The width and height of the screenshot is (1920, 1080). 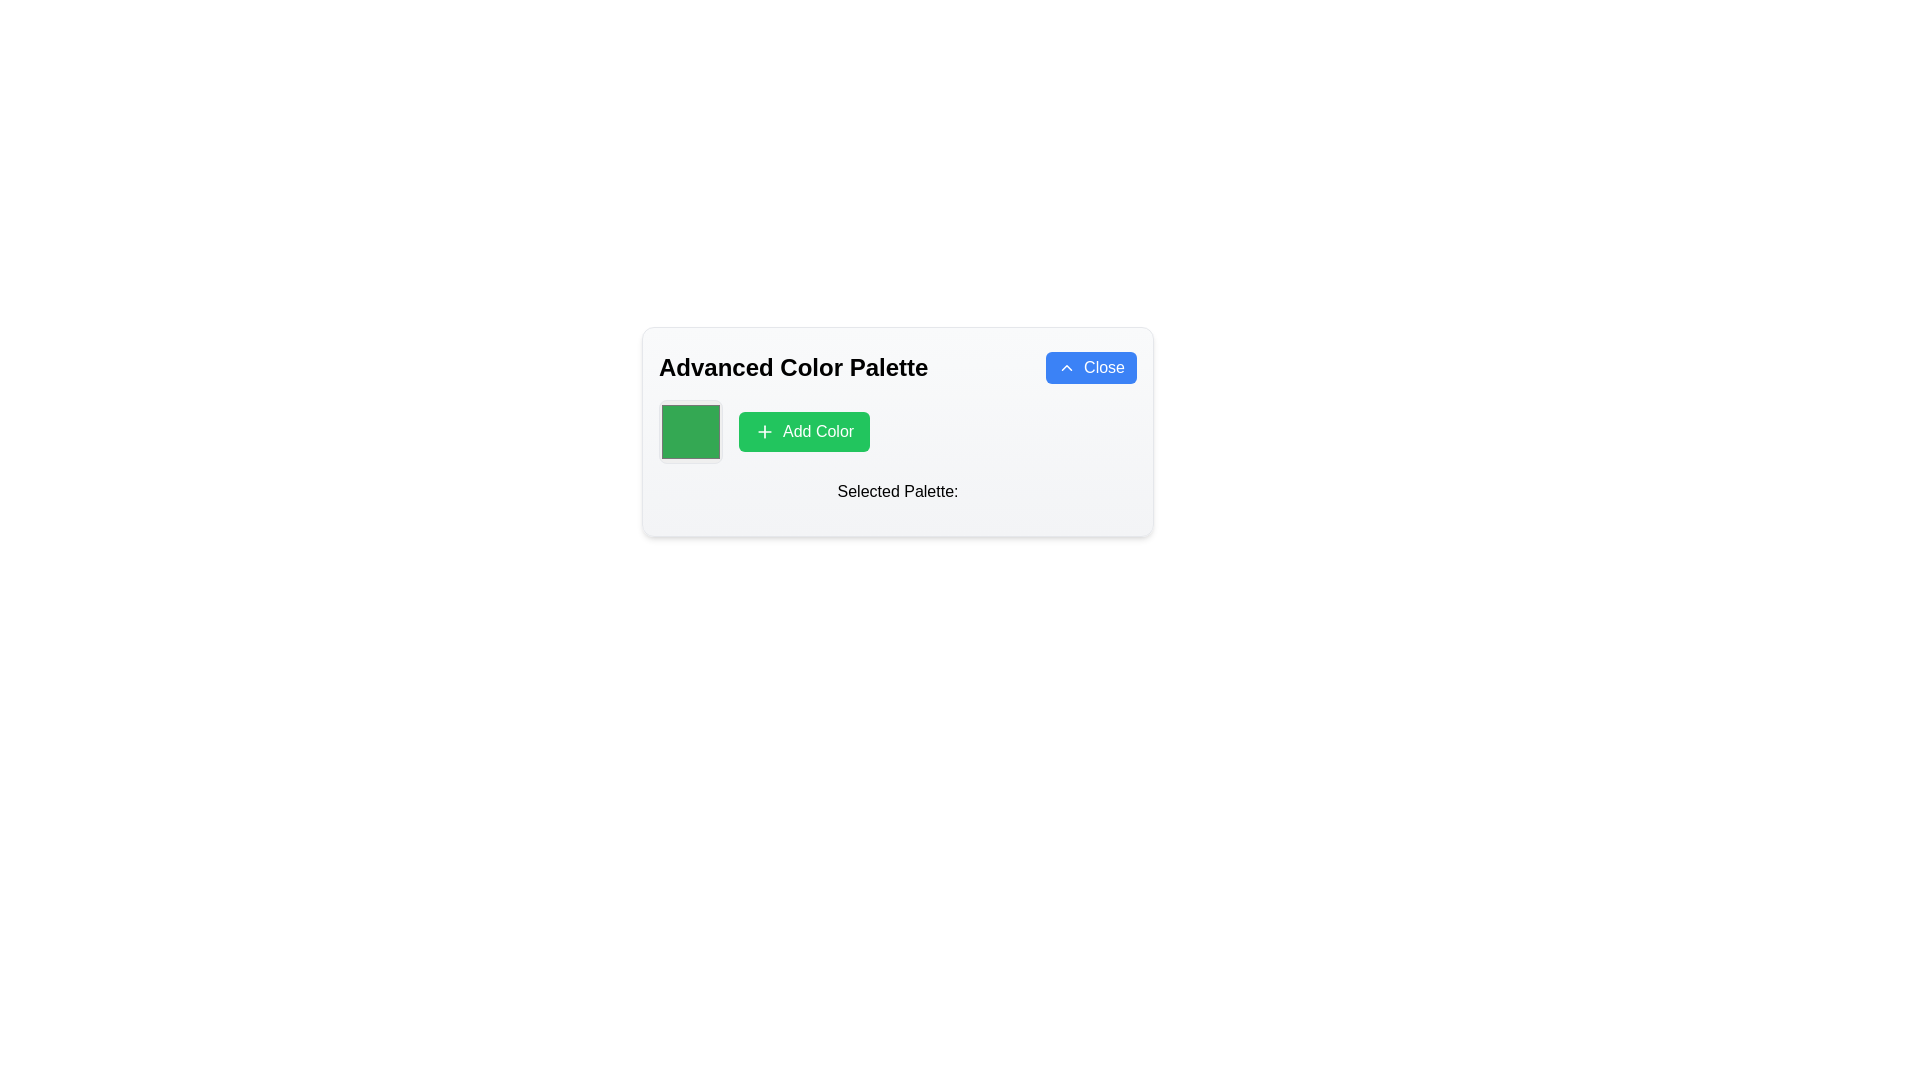 What do you see at coordinates (763, 431) in the screenshot?
I see `the icon located within the green 'Add Color' button` at bounding box center [763, 431].